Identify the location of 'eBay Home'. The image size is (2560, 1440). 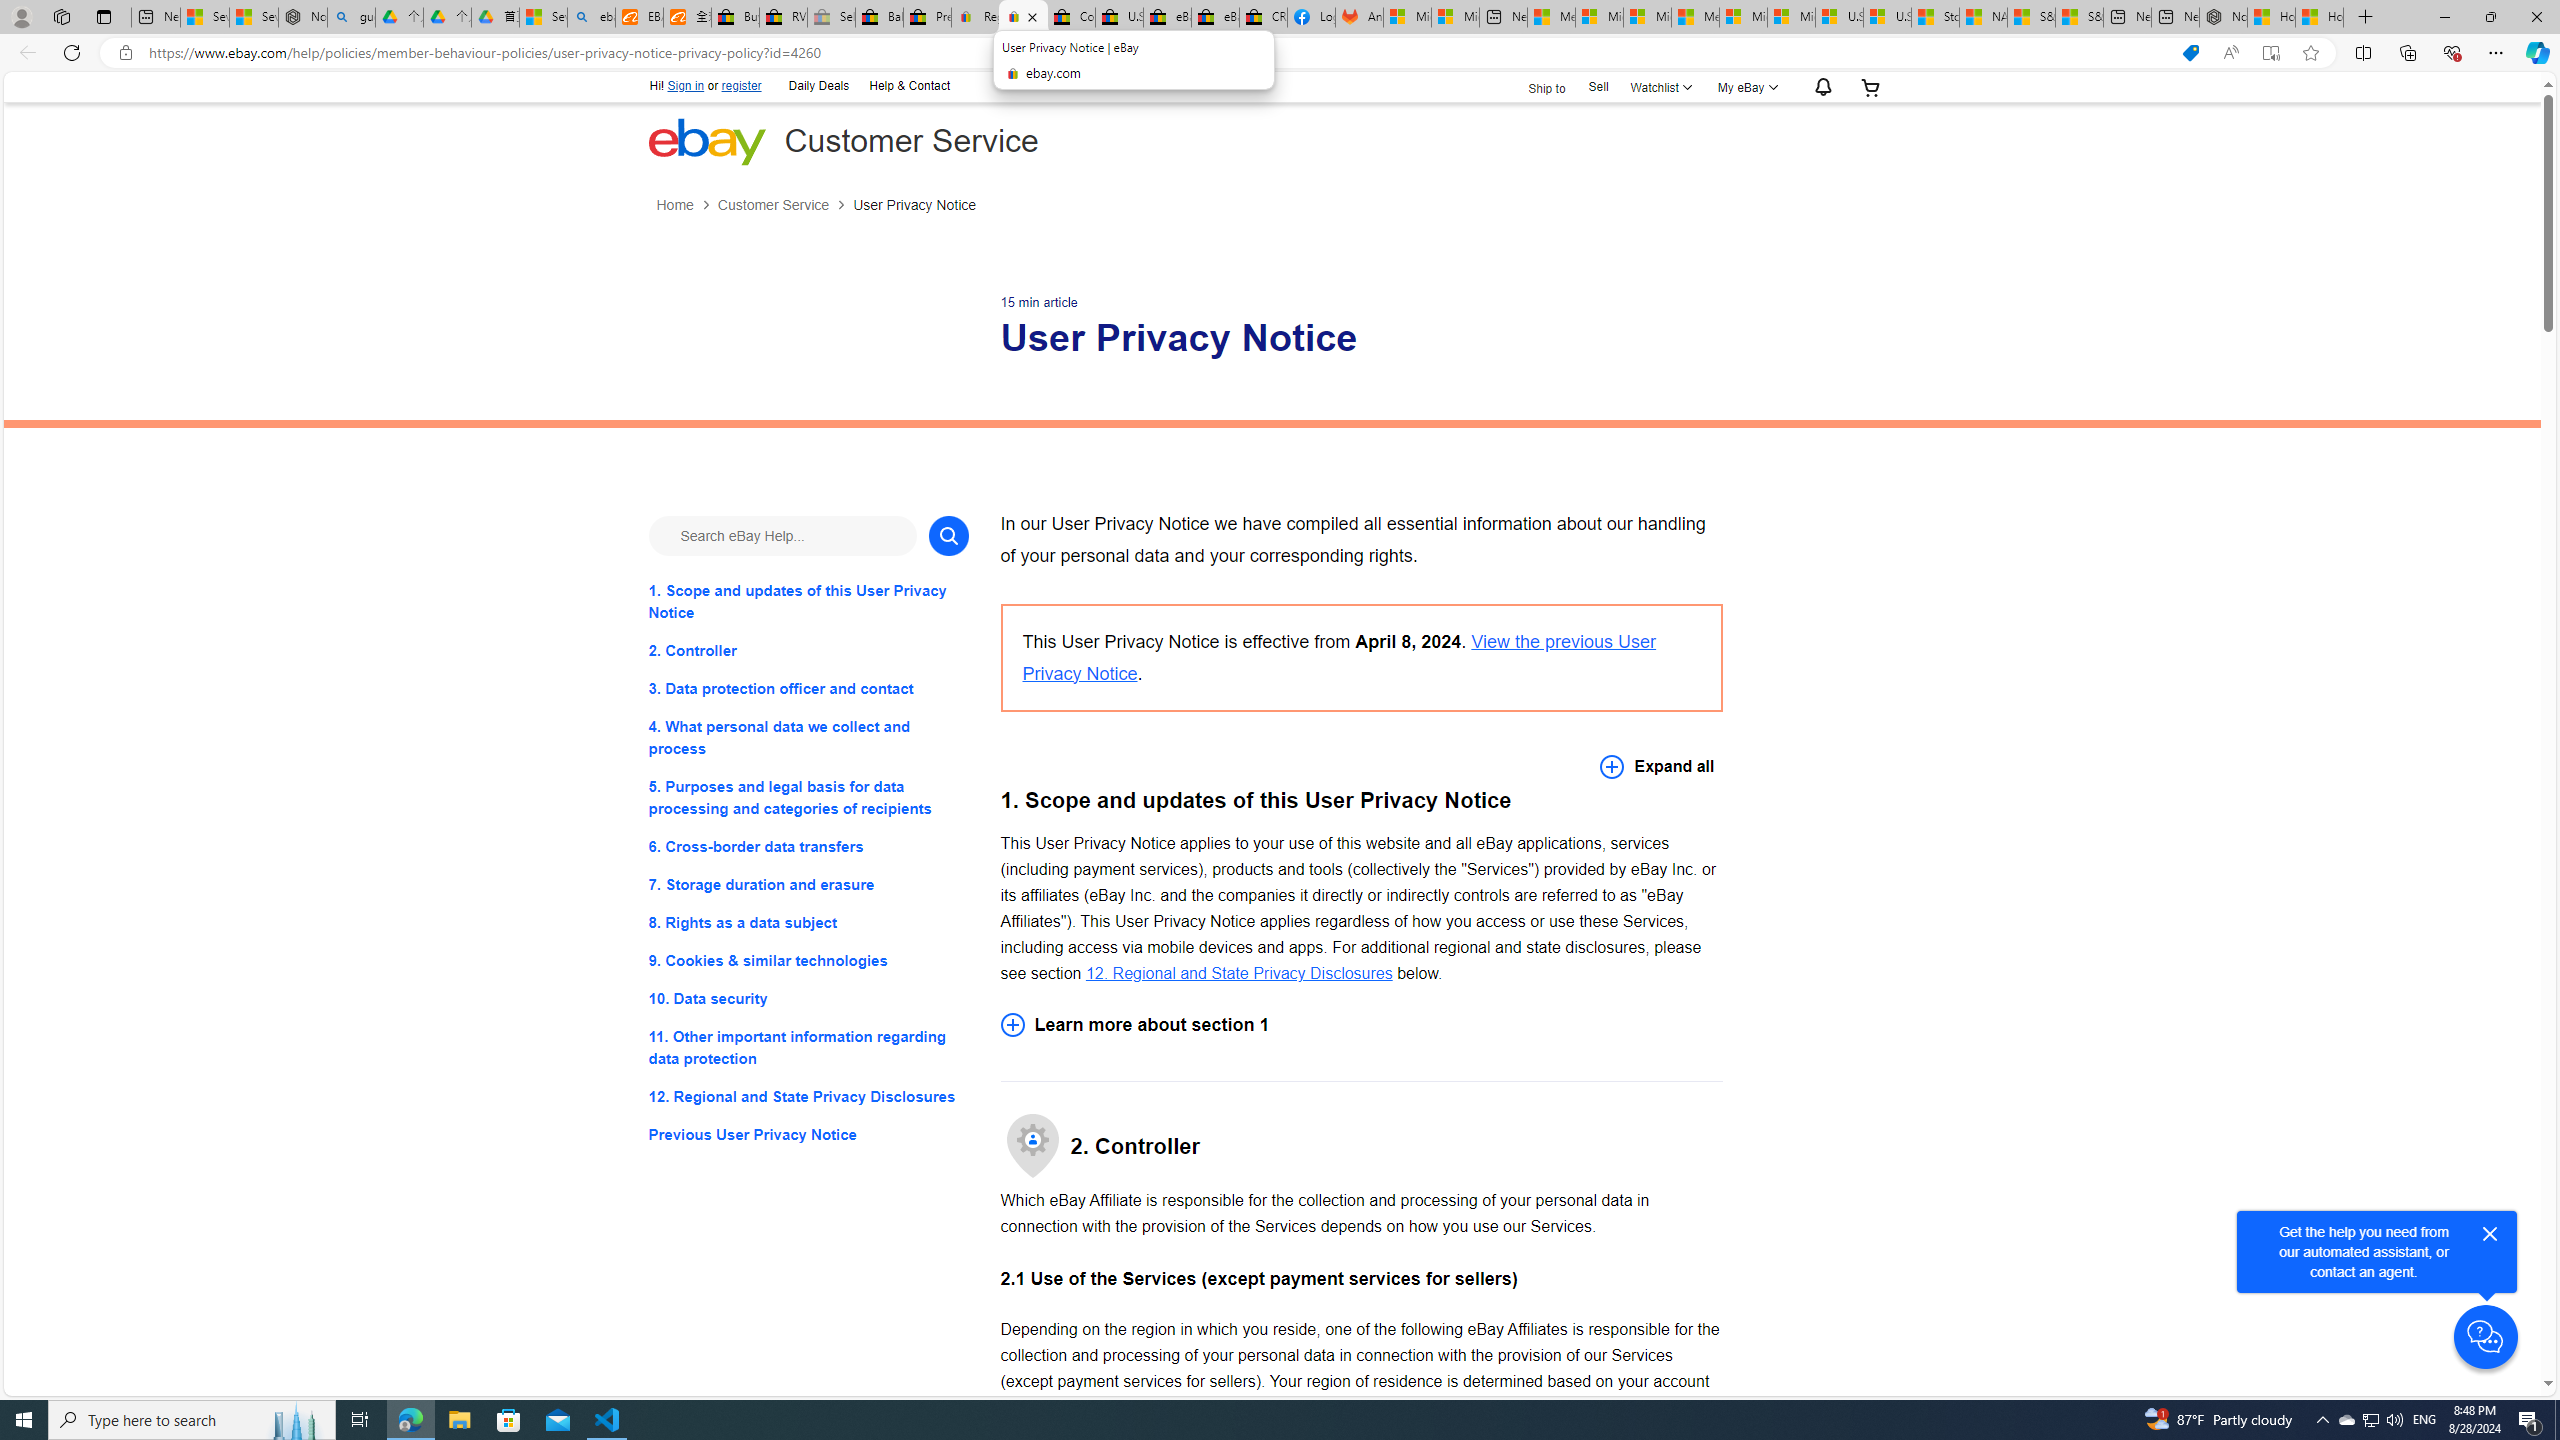
(705, 141).